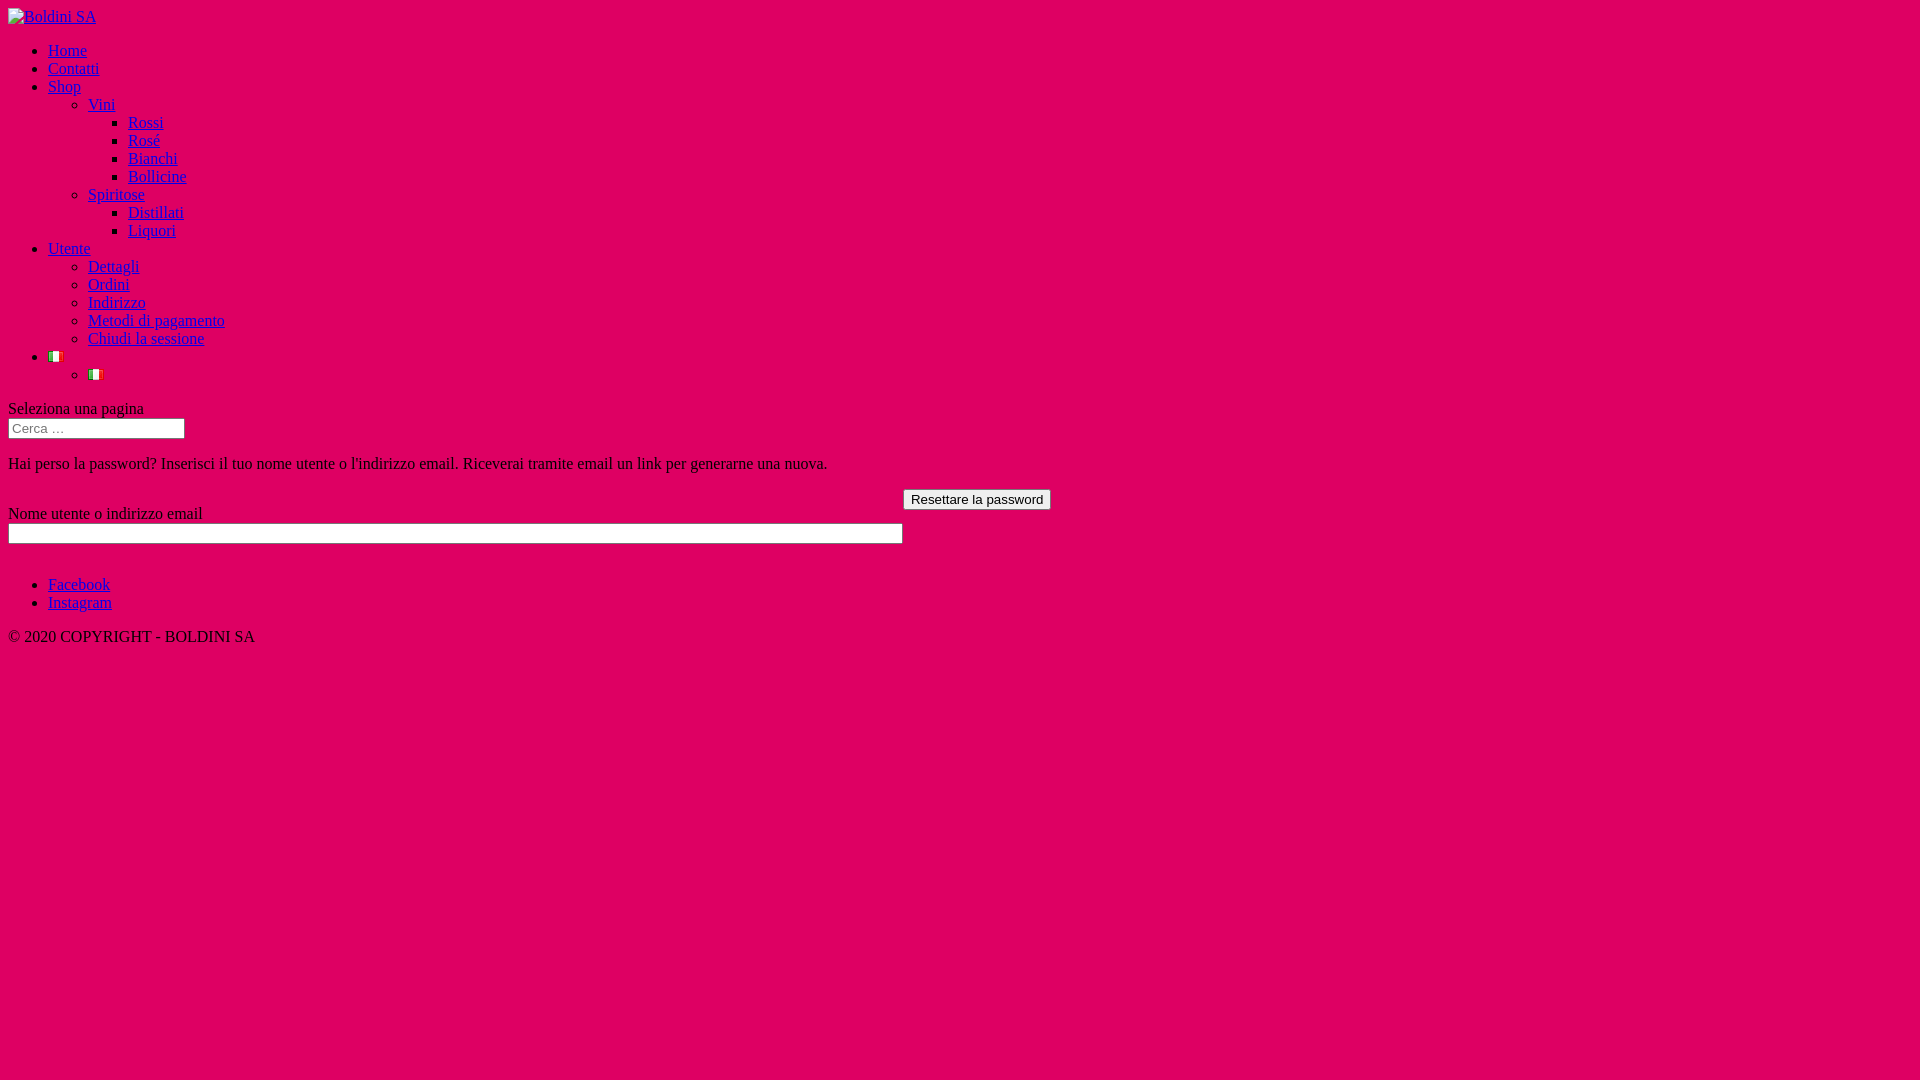  What do you see at coordinates (95, 427) in the screenshot?
I see `'Cerca:'` at bounding box center [95, 427].